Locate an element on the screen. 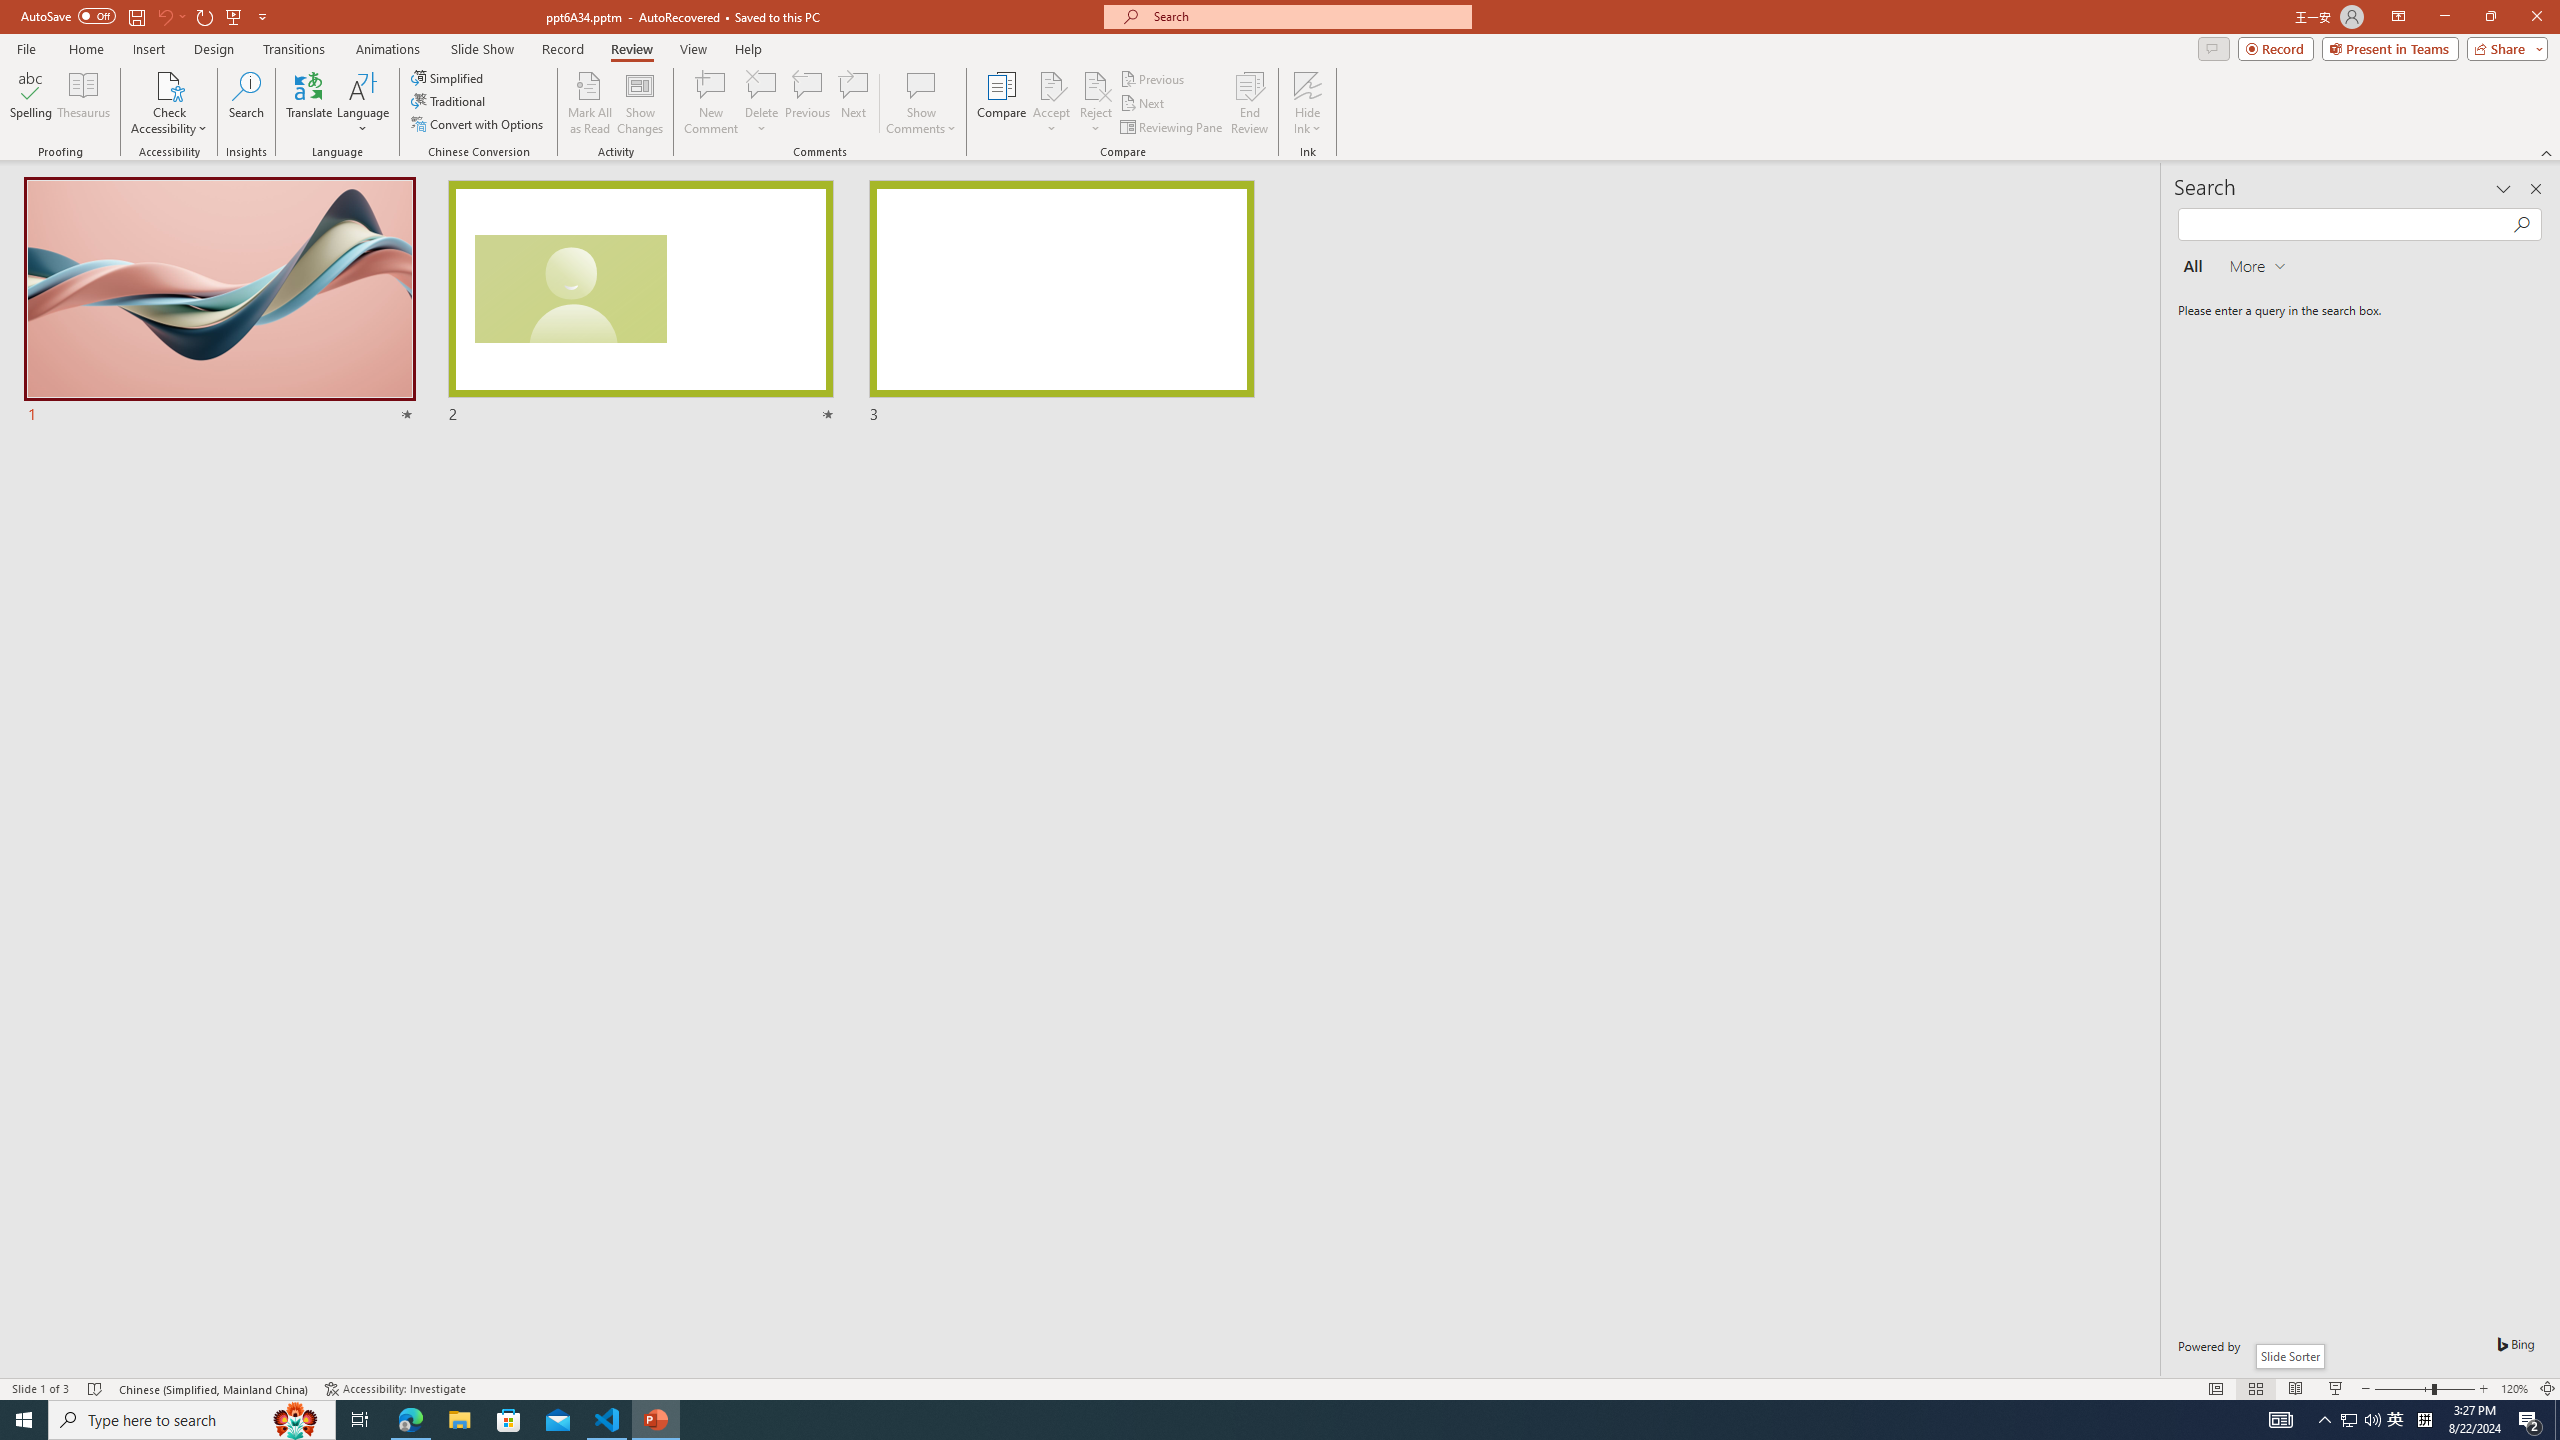 The image size is (2560, 1440). 'Transitions' is located at coordinates (293, 49).